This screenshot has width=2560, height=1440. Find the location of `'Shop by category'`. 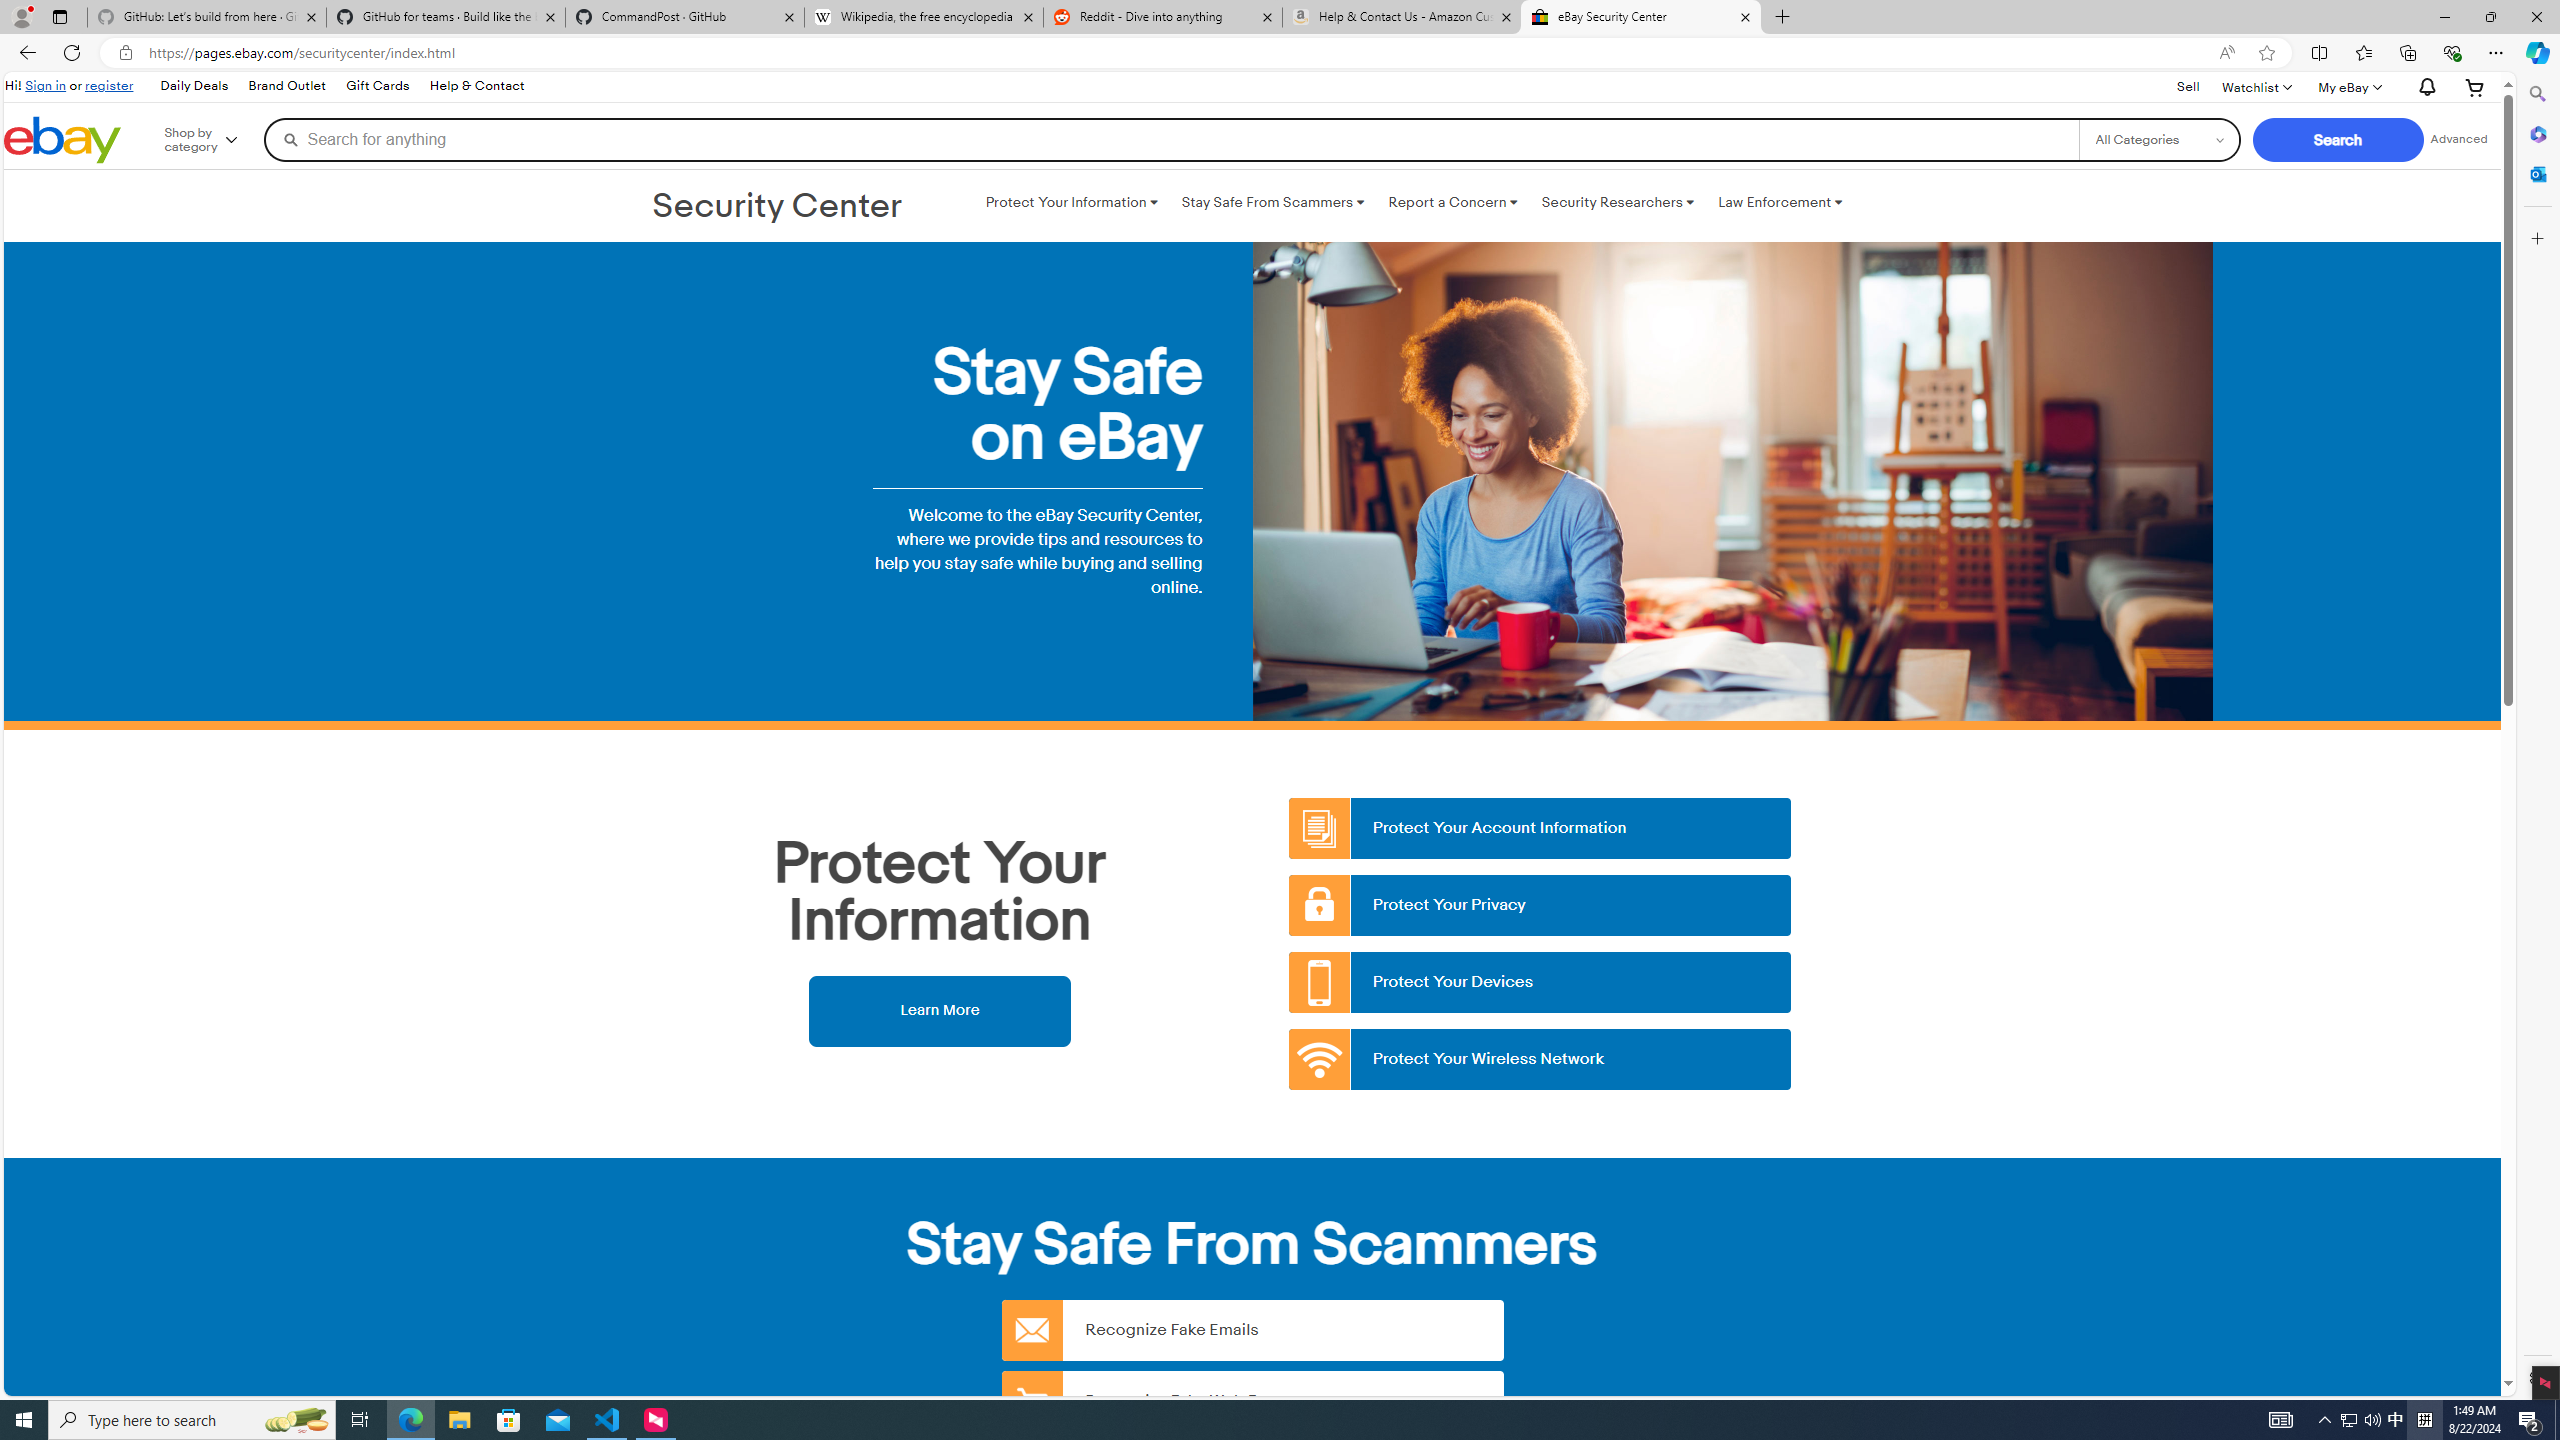

'Shop by category' is located at coordinates (215, 138).